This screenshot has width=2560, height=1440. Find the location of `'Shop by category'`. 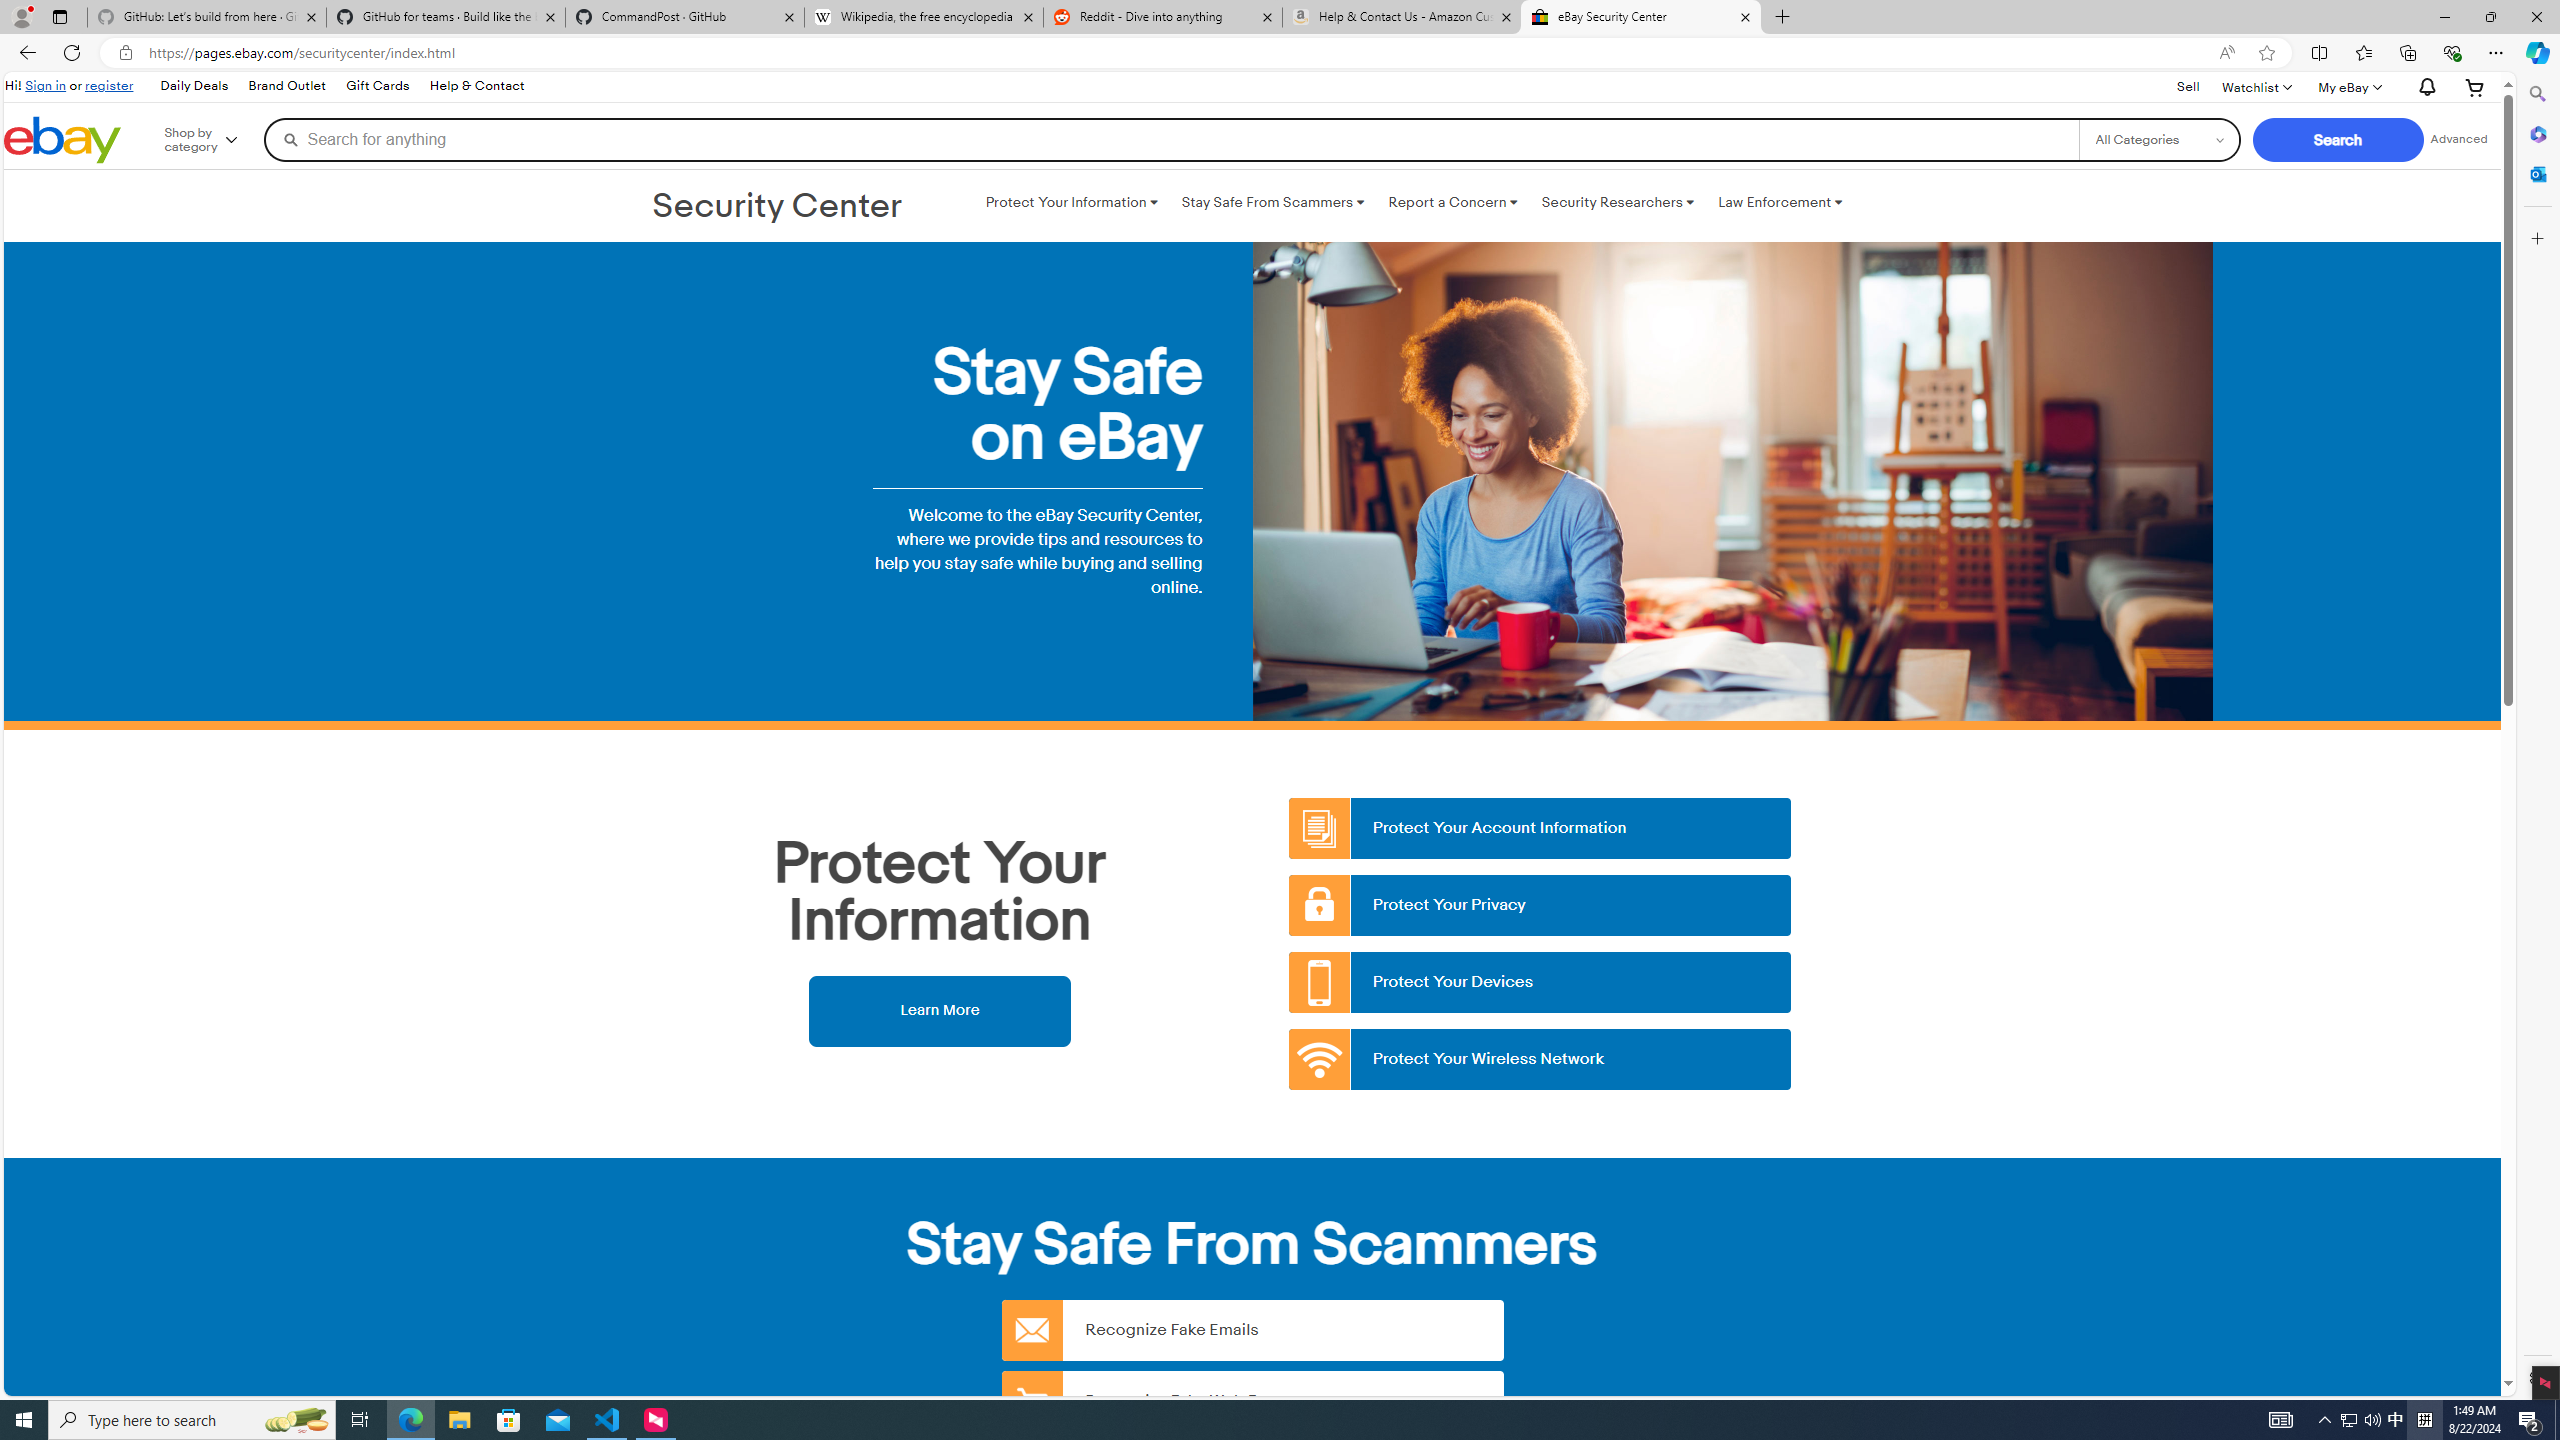

'Shop by category' is located at coordinates (215, 138).